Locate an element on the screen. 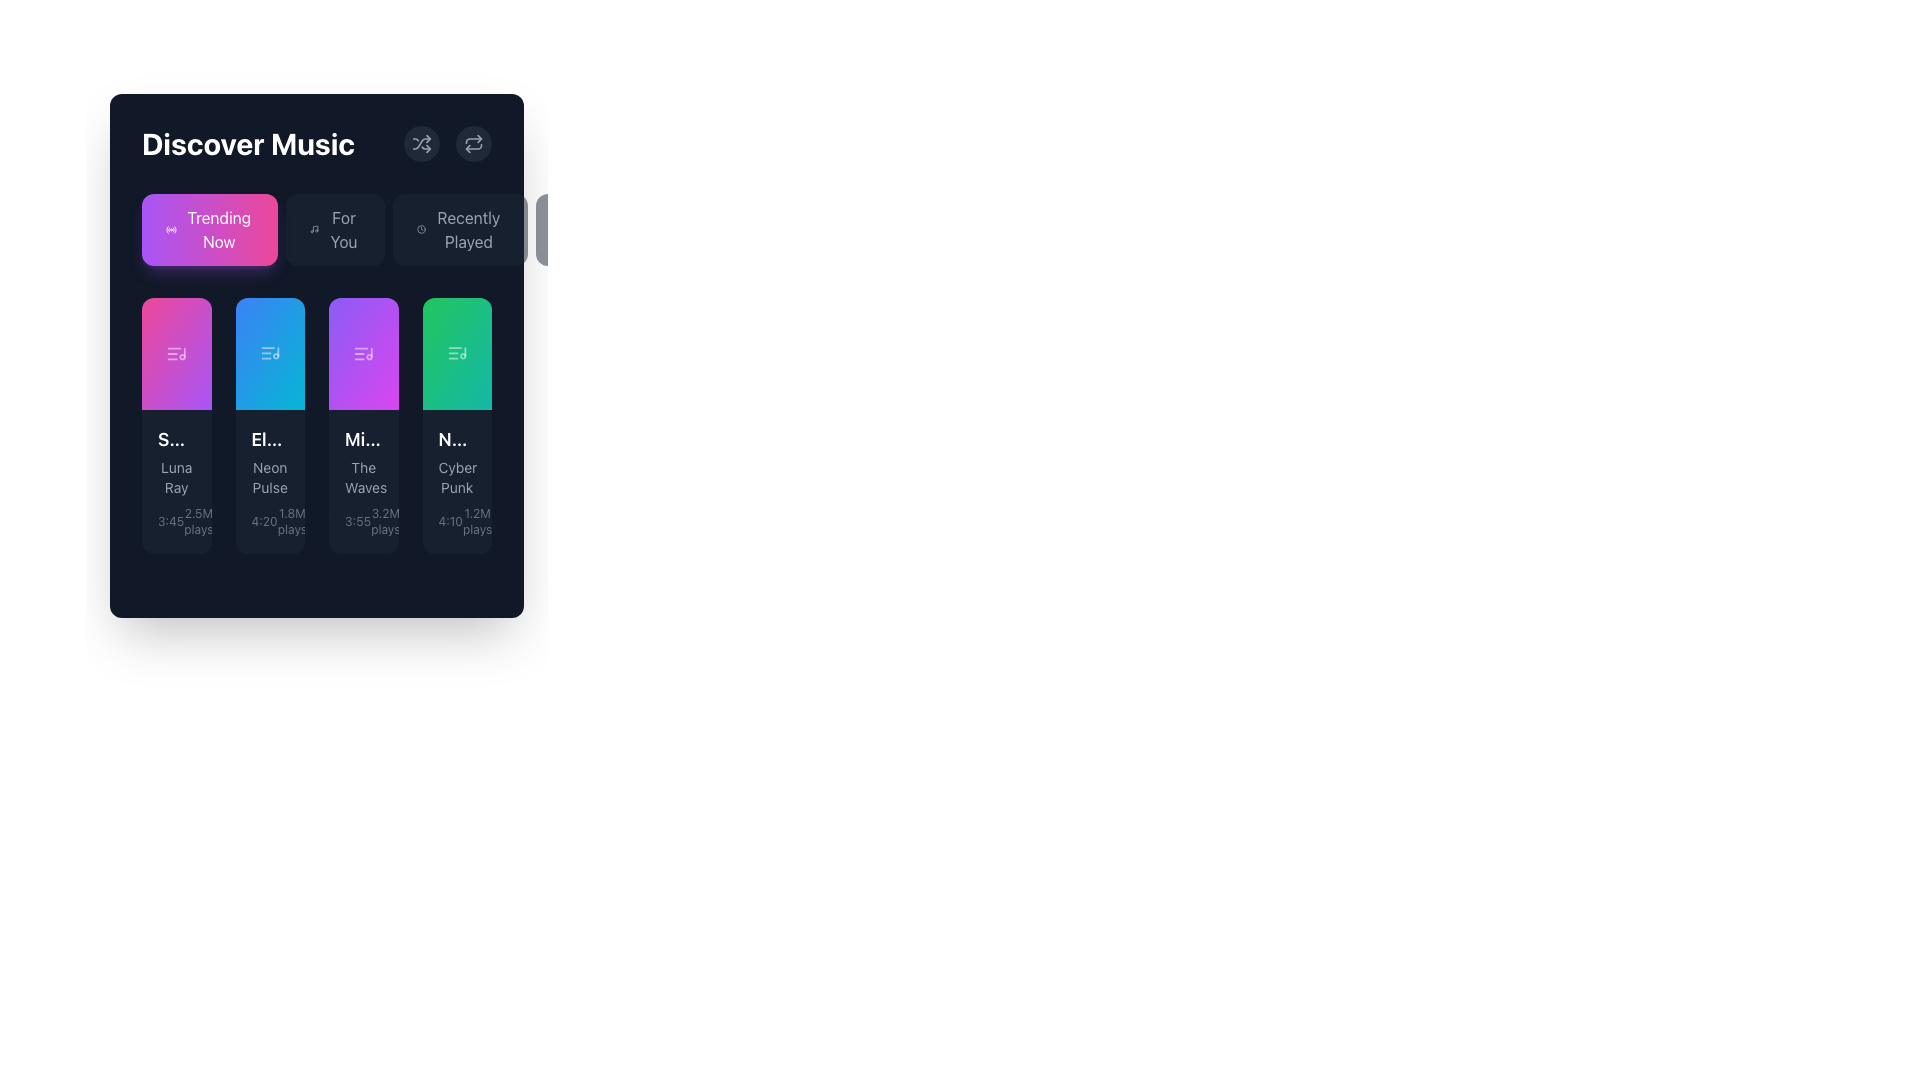 This screenshot has width=1920, height=1080. the static text element displaying '2.5M plays', which is positioned below the music track's title and artist name in the bottom-left card of the music grid is located at coordinates (198, 520).